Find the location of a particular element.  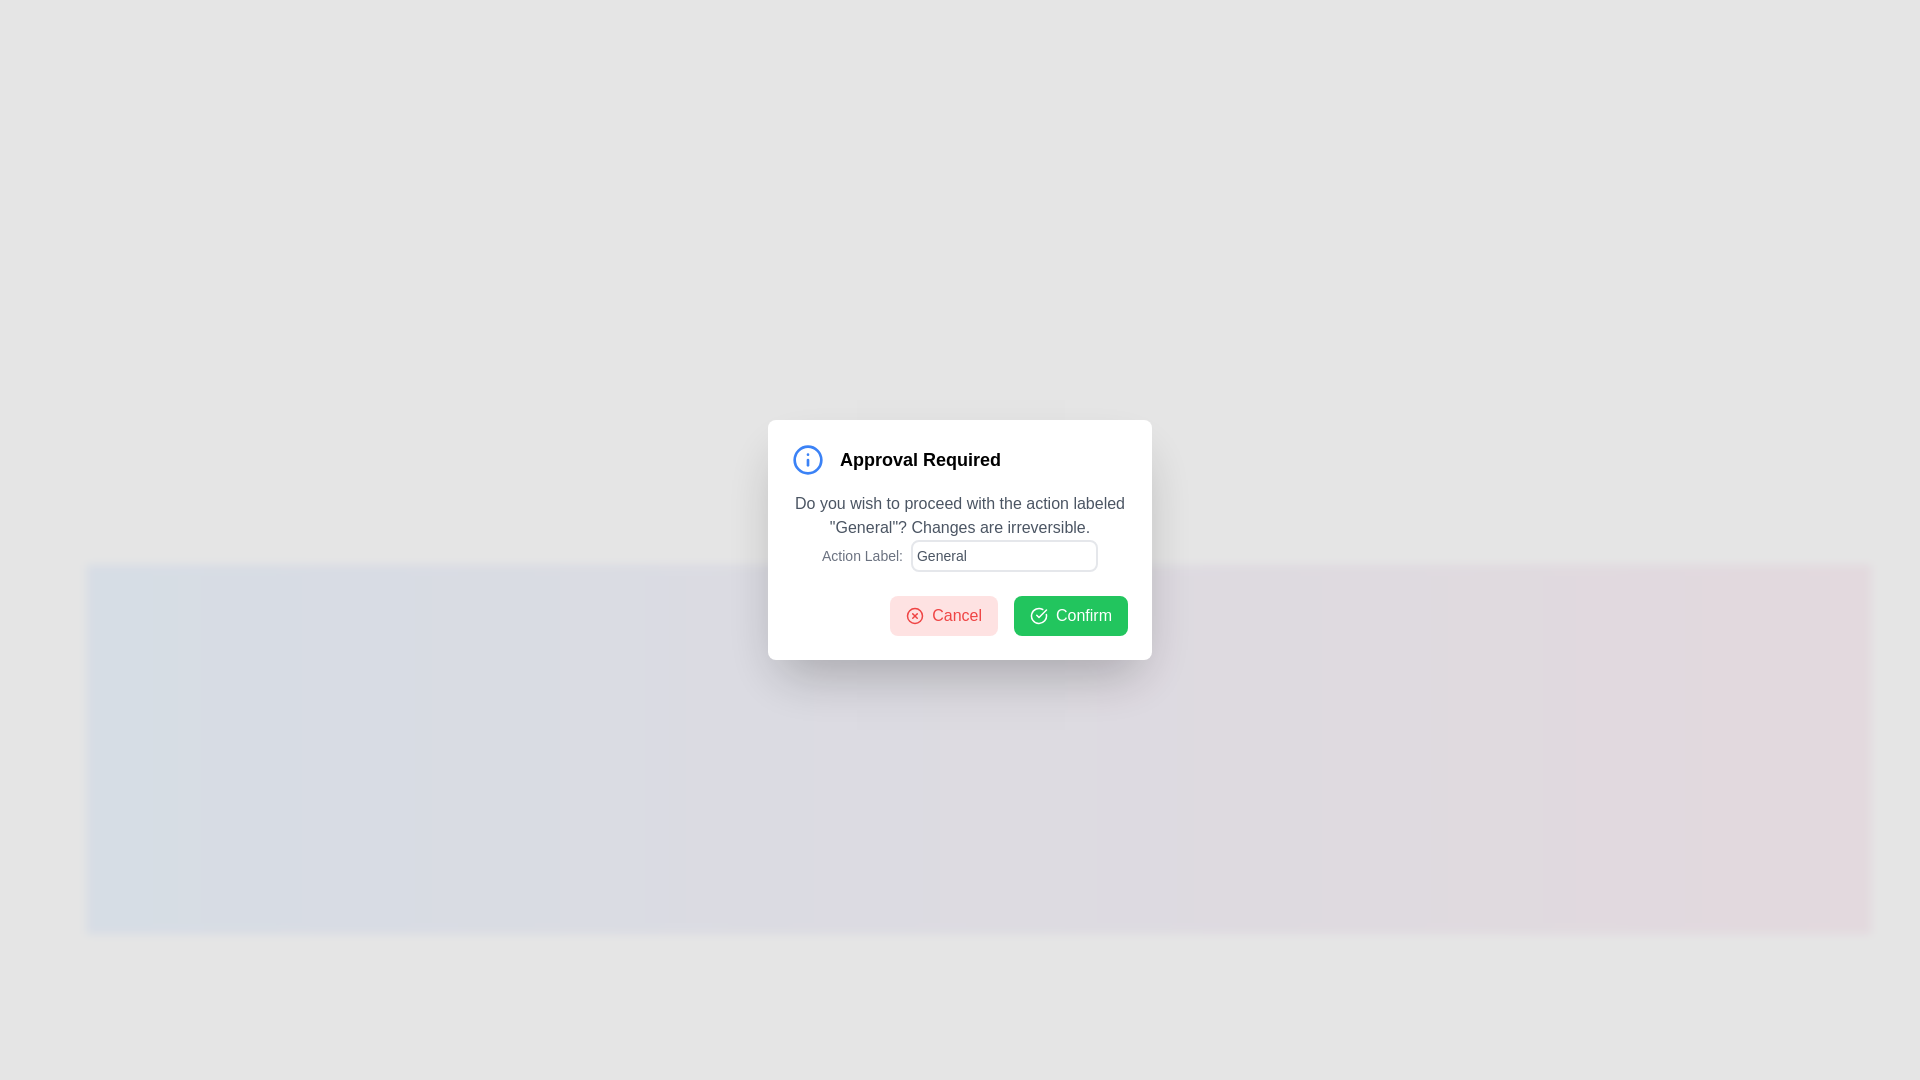

the informational indicator icon representing the 'Approval Required' section, located to the left of the 'Approval Required' text in the dialog box is located at coordinates (807, 459).